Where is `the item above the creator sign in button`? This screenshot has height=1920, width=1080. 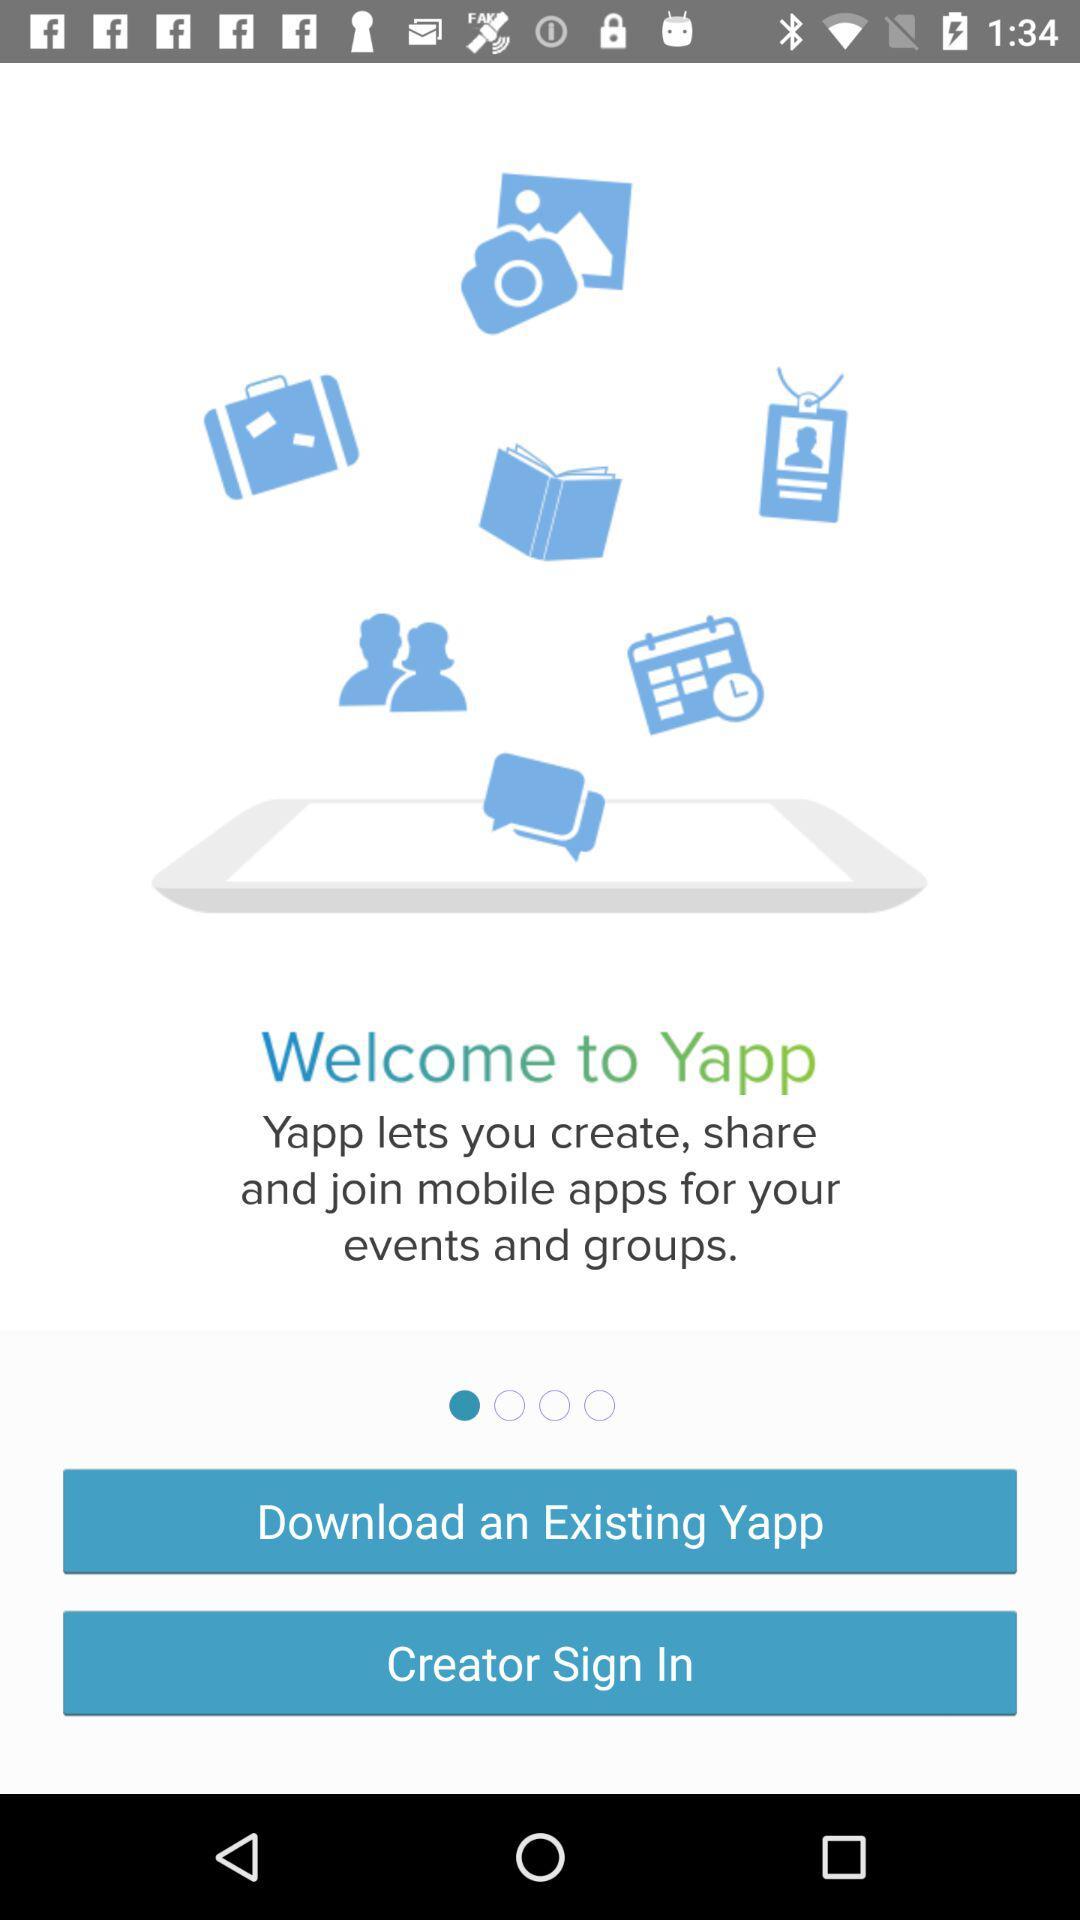 the item above the creator sign in button is located at coordinates (540, 1520).